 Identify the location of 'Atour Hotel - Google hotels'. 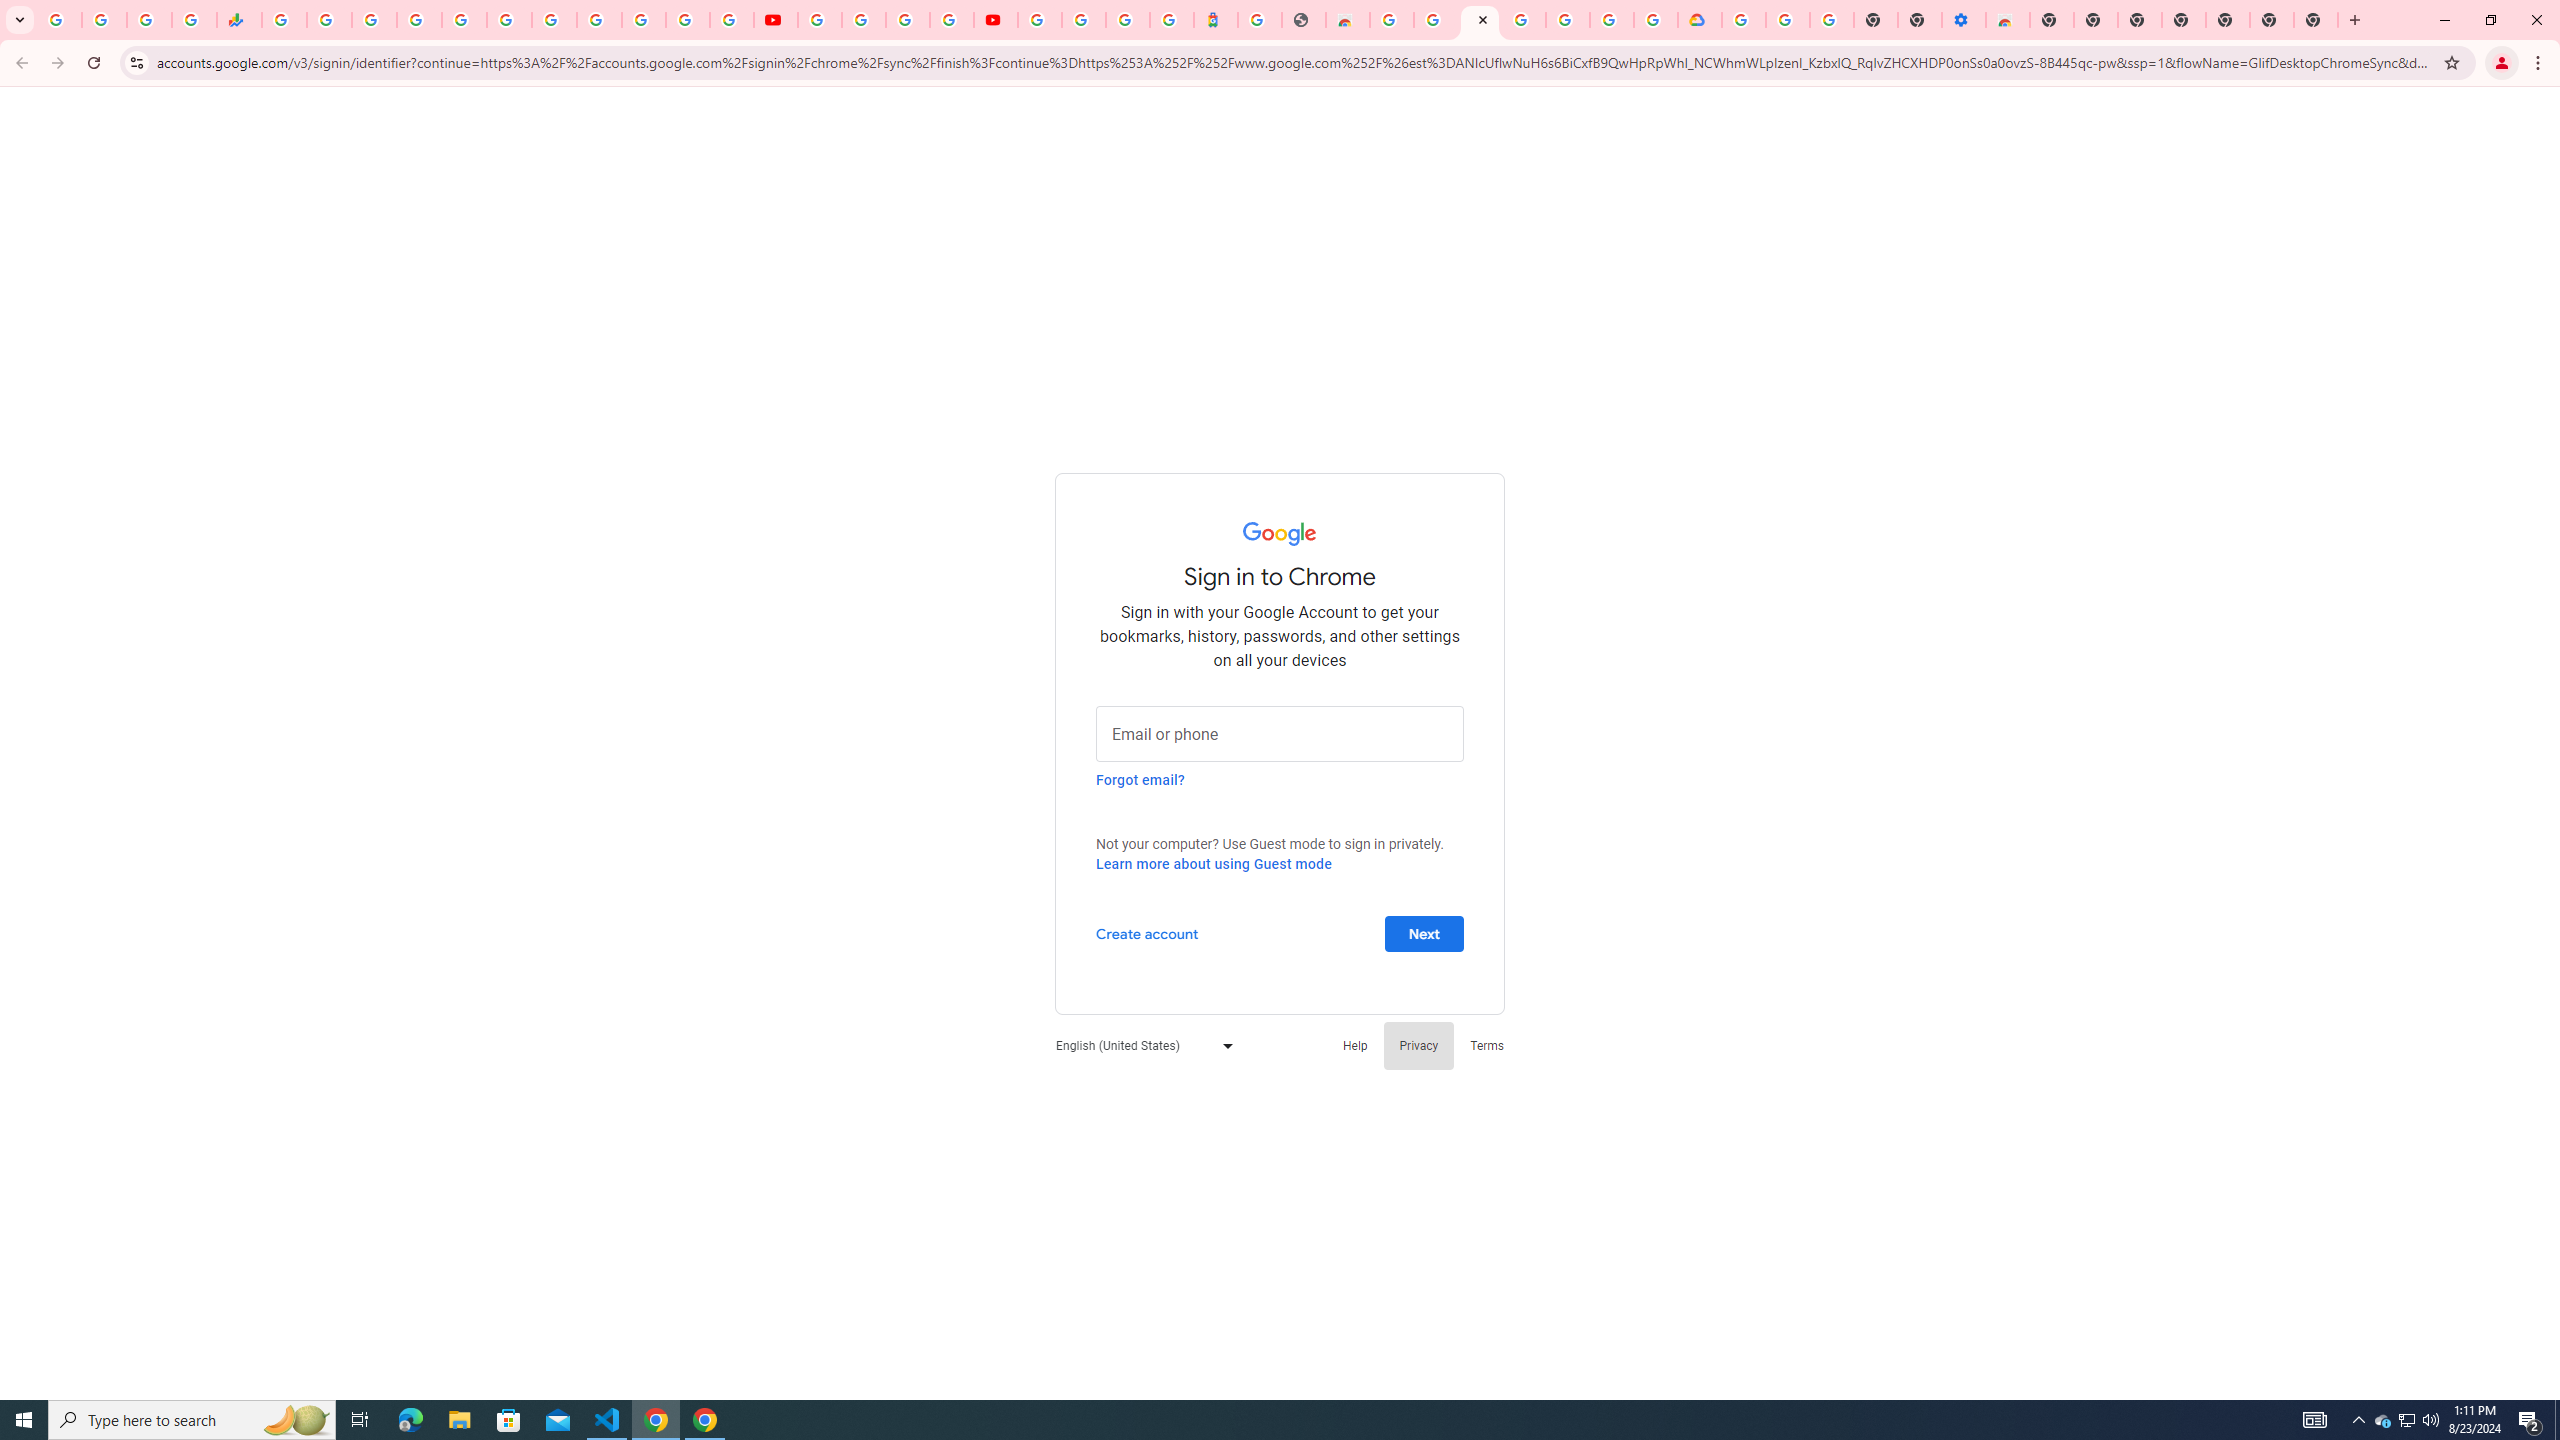
(1215, 19).